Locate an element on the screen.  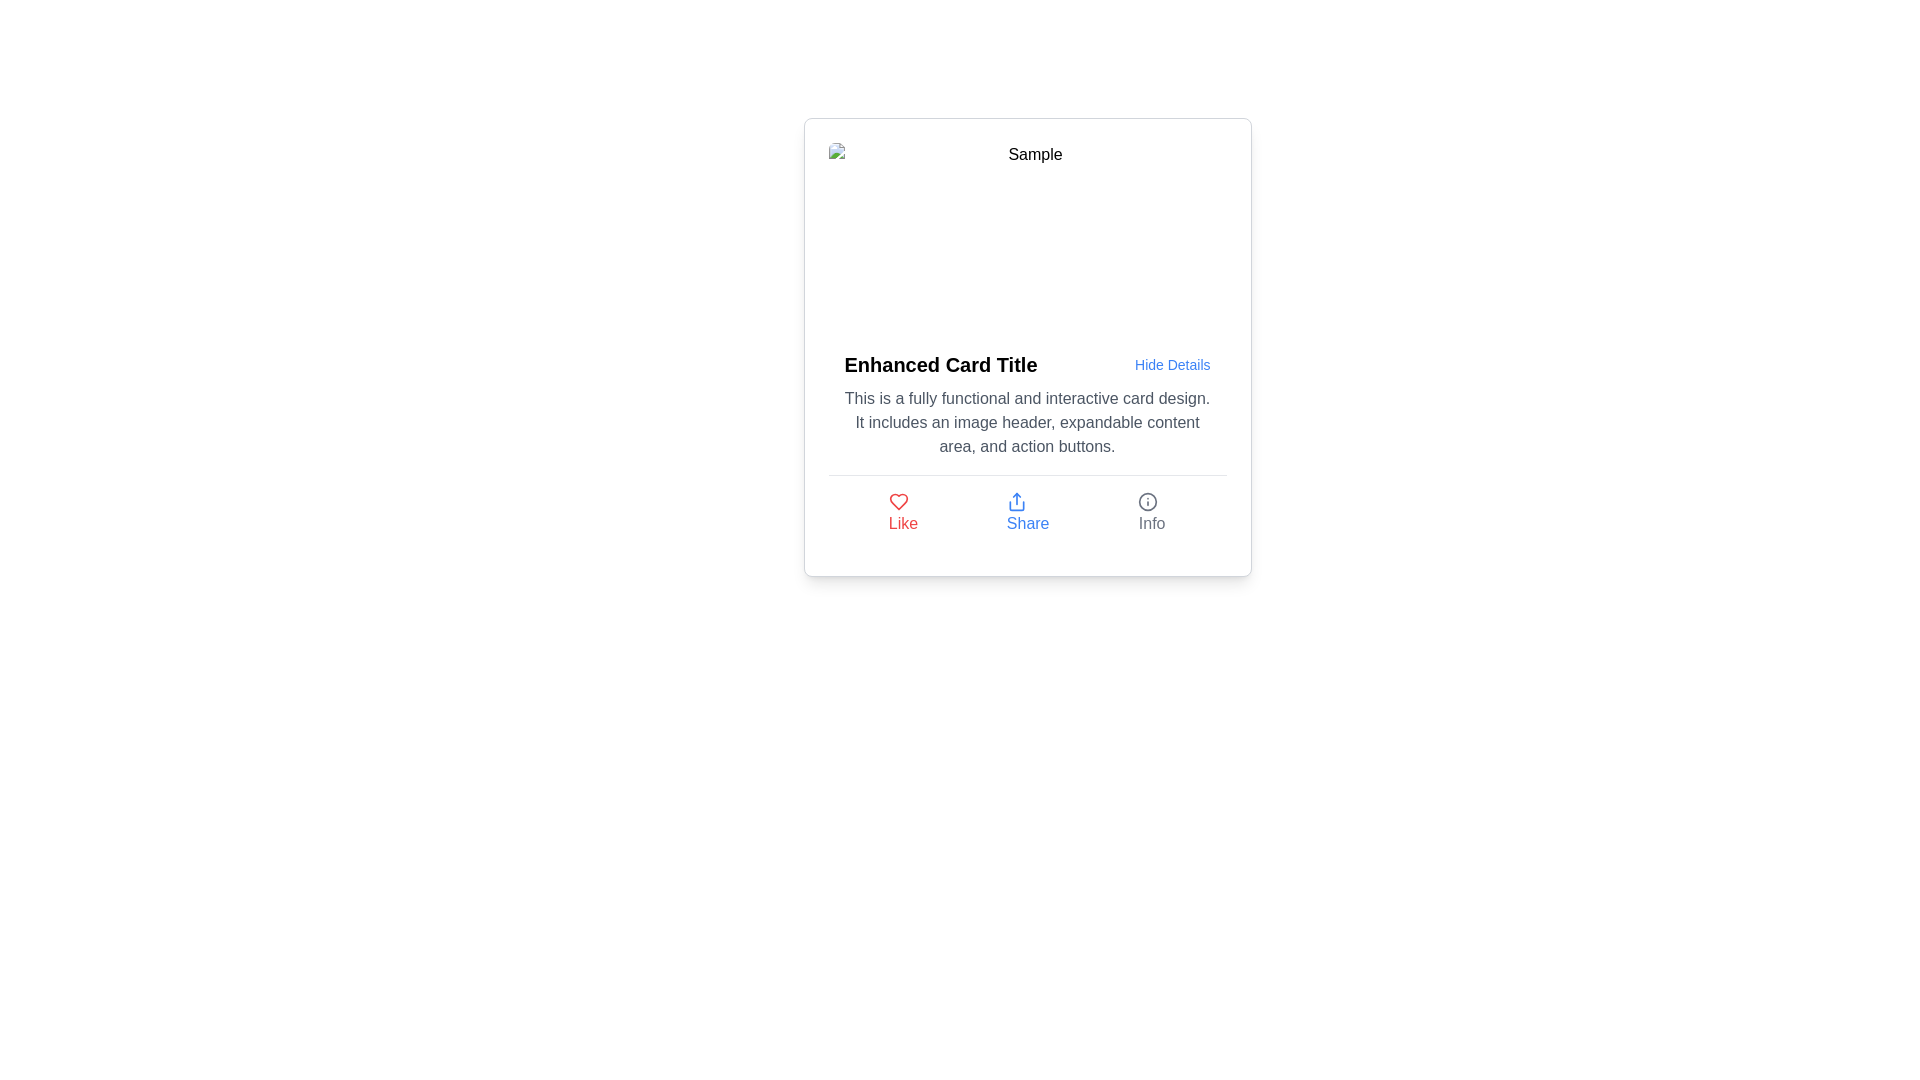
the central circular part of the 'Info' icon, which is the third icon in a horizontal list at the bottom of the card component is located at coordinates (1148, 500).